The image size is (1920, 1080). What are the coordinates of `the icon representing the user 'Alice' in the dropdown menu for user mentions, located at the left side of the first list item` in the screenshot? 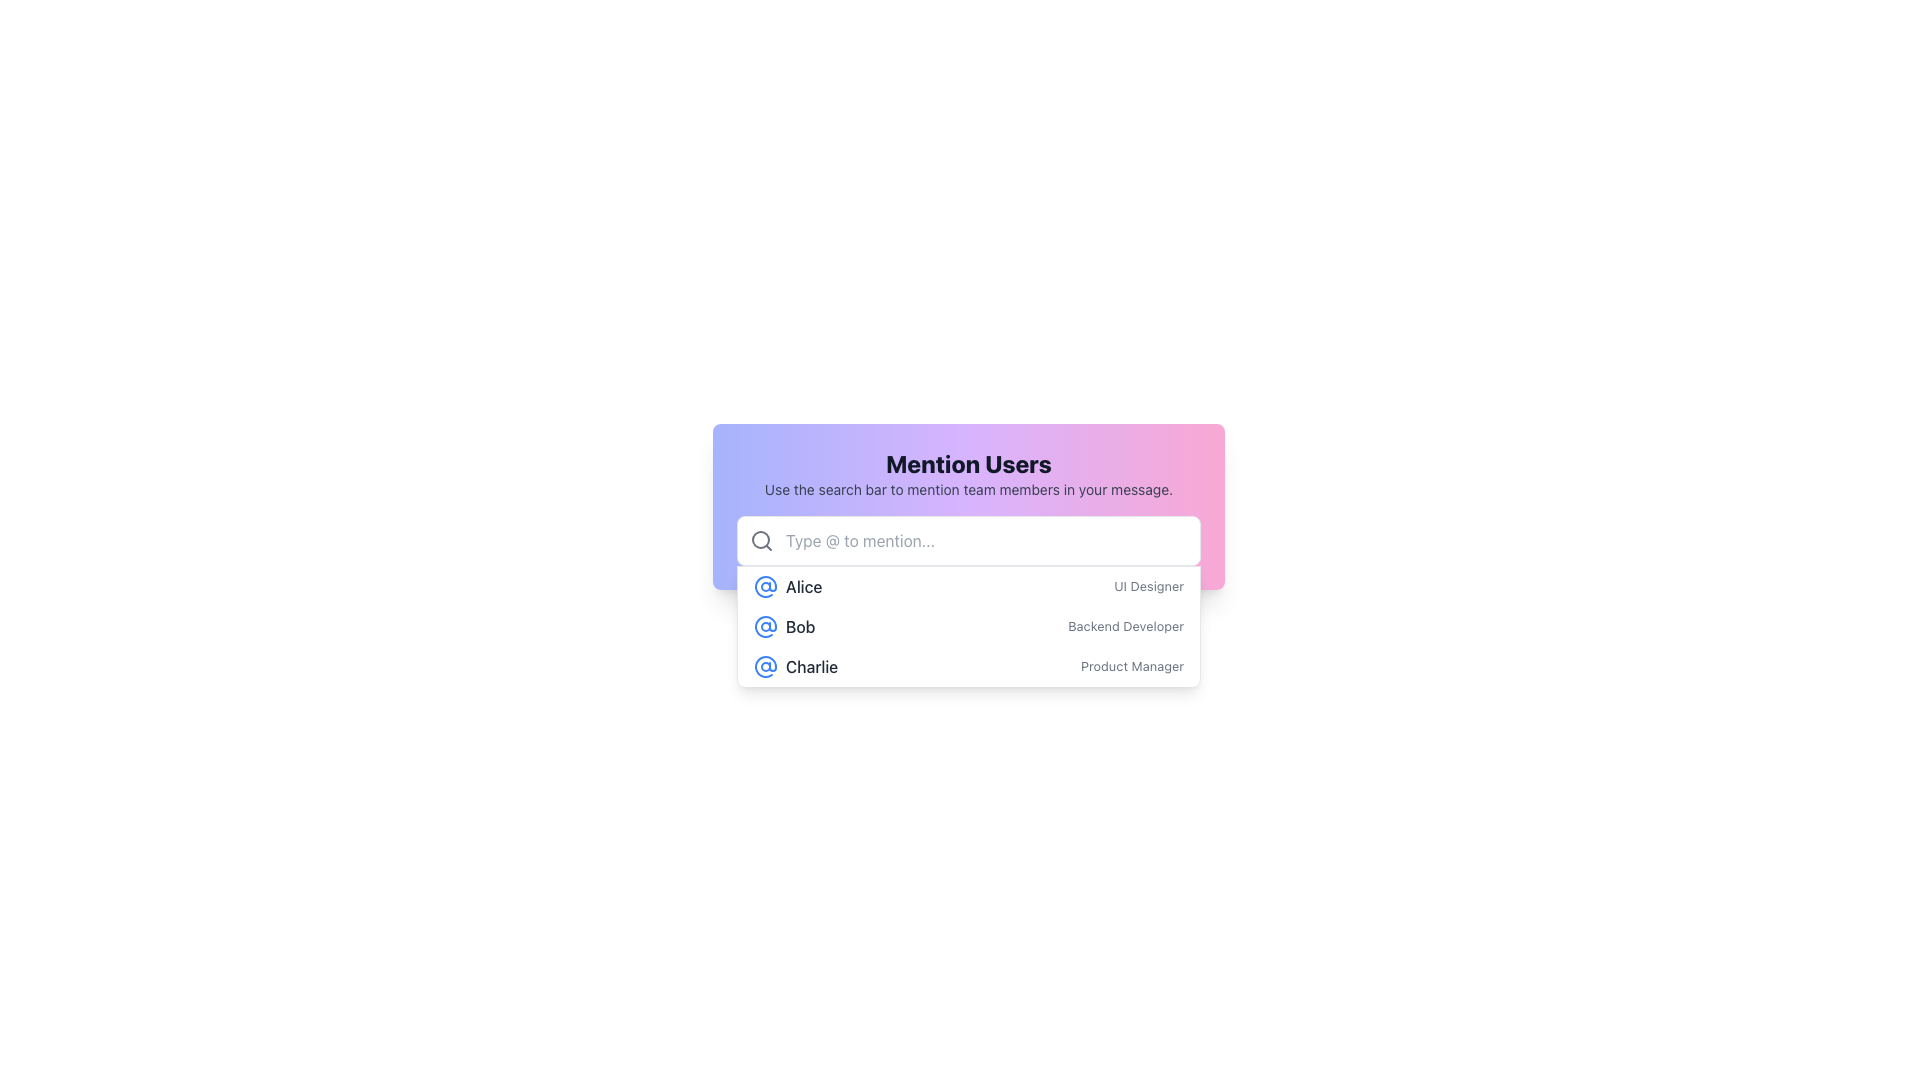 It's located at (765, 585).